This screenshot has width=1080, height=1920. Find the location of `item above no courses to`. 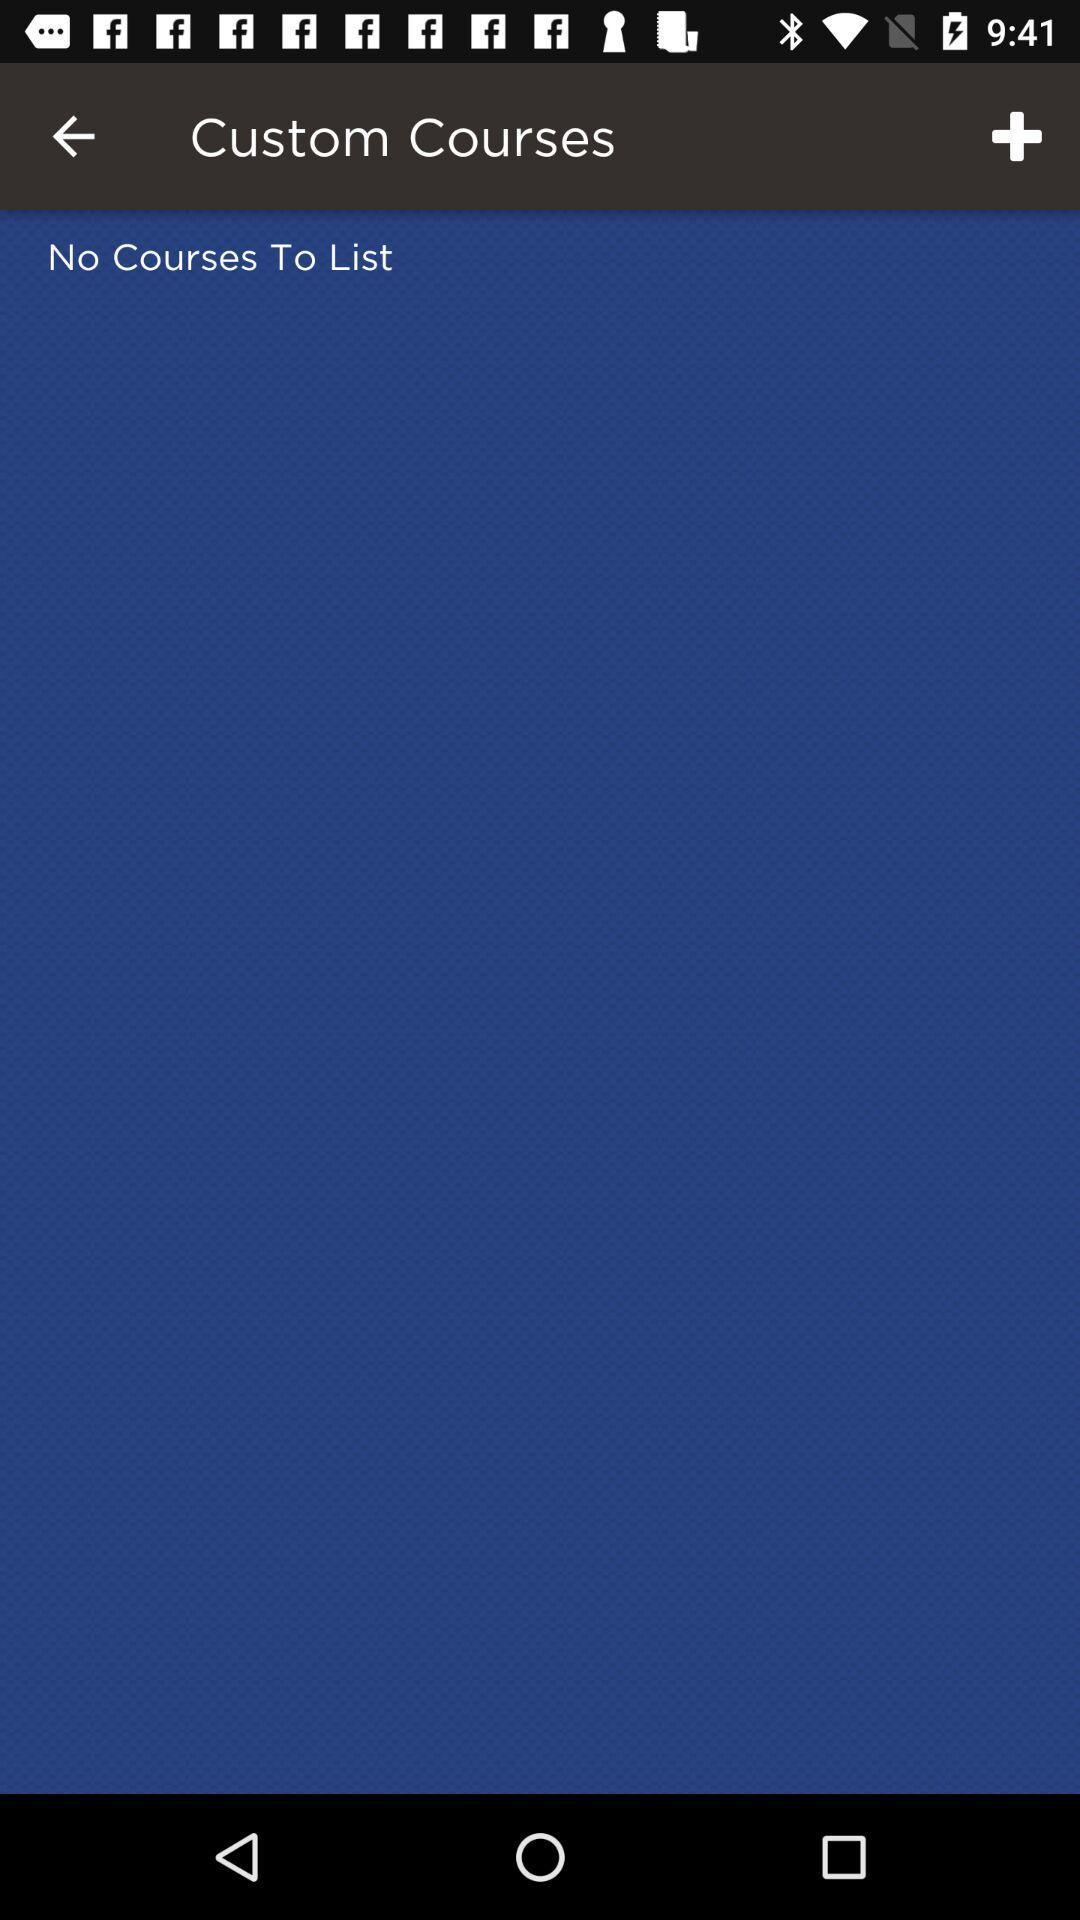

item above no courses to is located at coordinates (72, 135).